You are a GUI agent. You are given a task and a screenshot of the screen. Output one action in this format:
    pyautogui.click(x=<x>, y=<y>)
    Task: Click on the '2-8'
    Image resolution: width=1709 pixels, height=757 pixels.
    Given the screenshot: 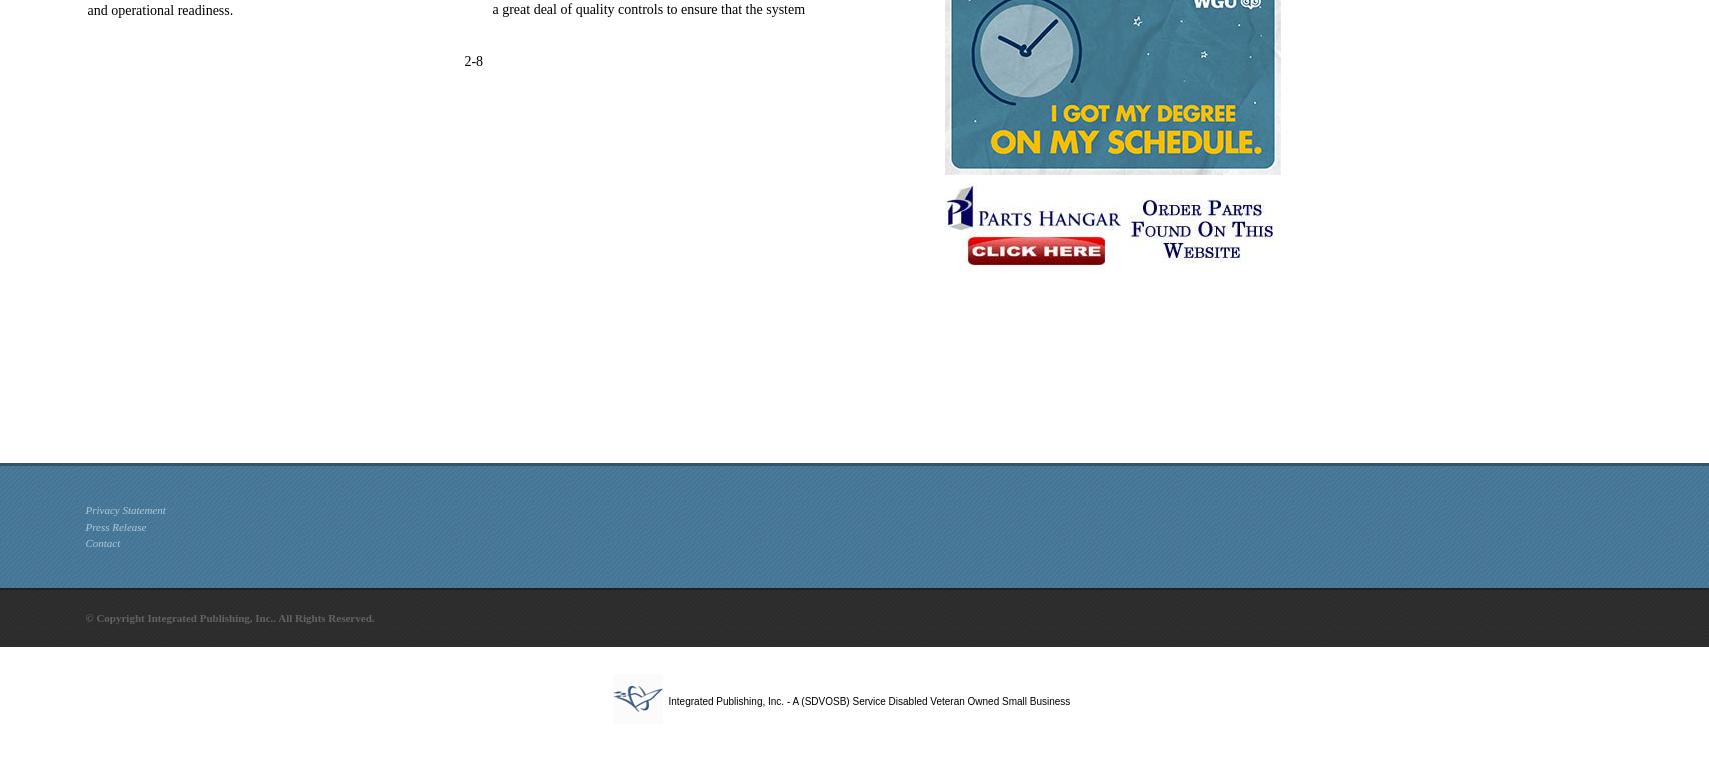 What is the action you would take?
    pyautogui.click(x=472, y=60)
    